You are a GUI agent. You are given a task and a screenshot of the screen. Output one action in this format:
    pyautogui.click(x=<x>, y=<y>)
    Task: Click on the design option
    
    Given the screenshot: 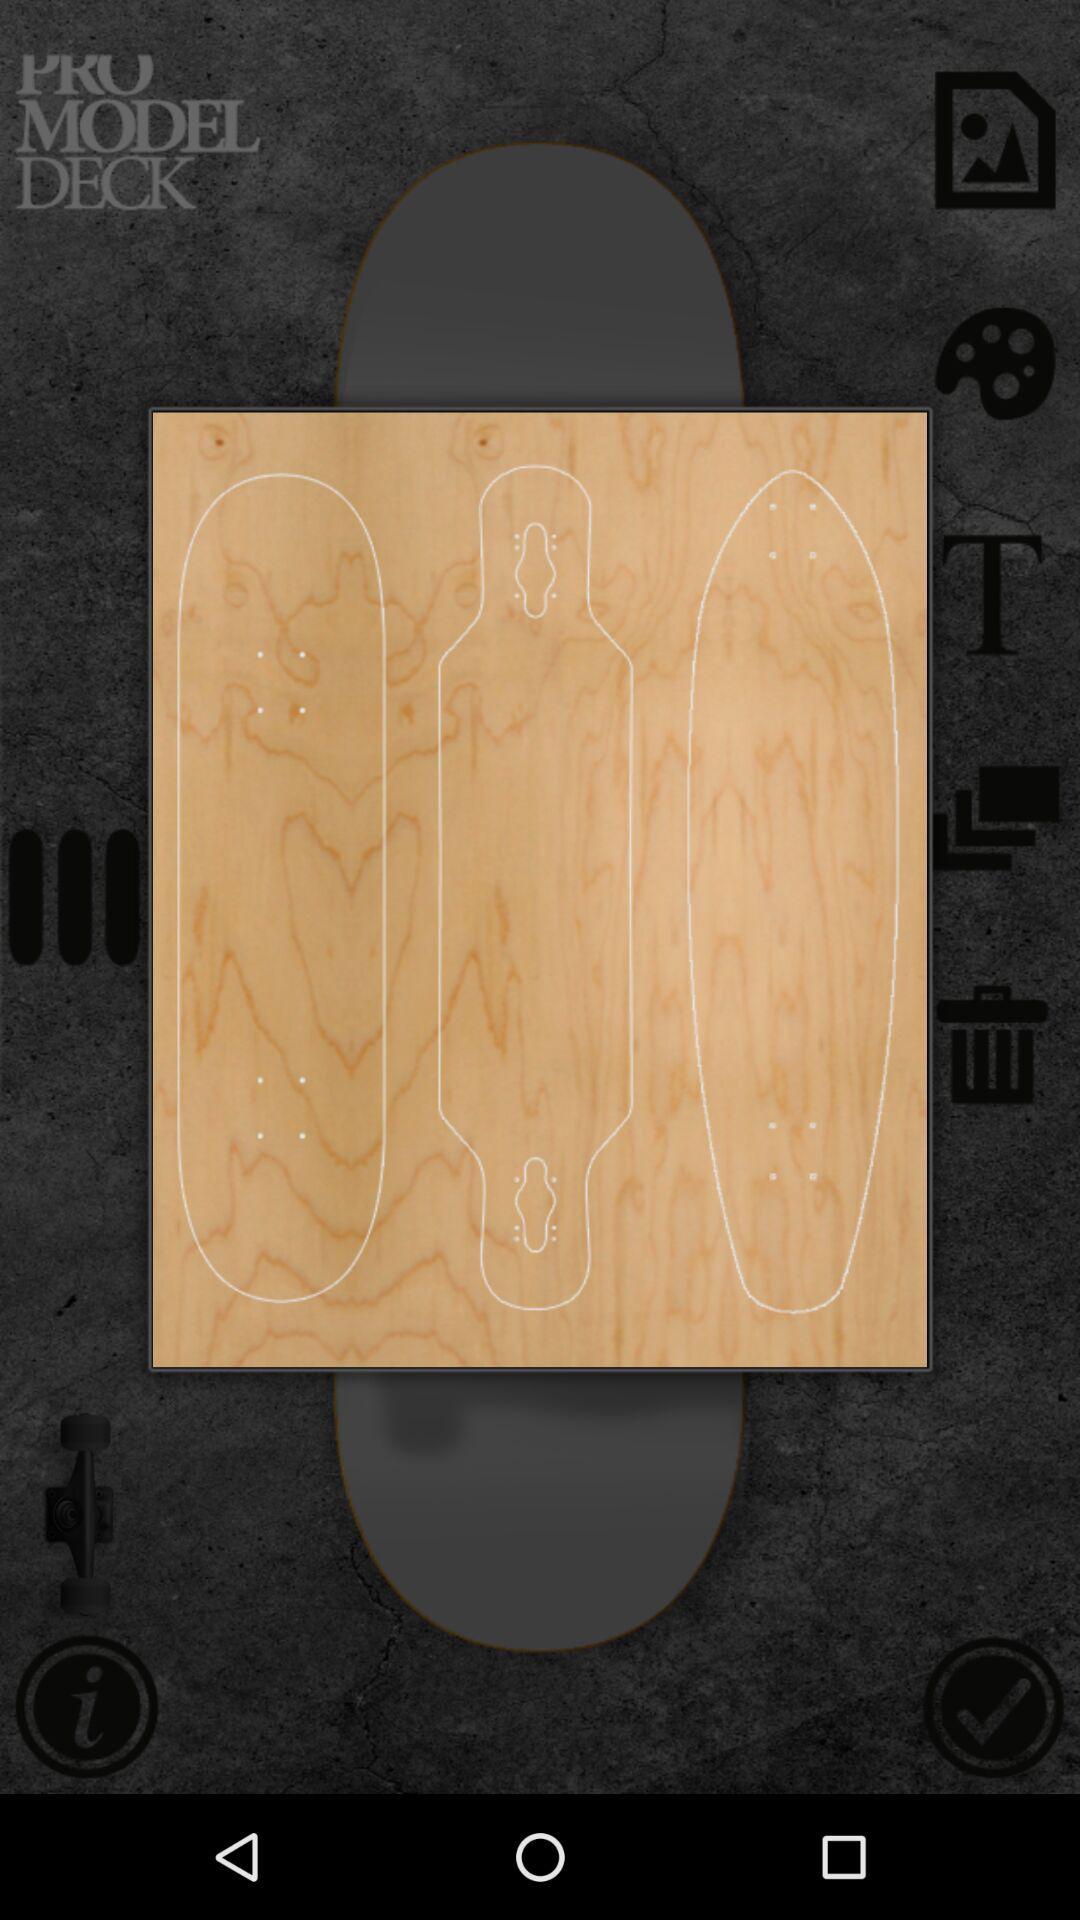 What is the action you would take?
    pyautogui.click(x=535, y=888)
    